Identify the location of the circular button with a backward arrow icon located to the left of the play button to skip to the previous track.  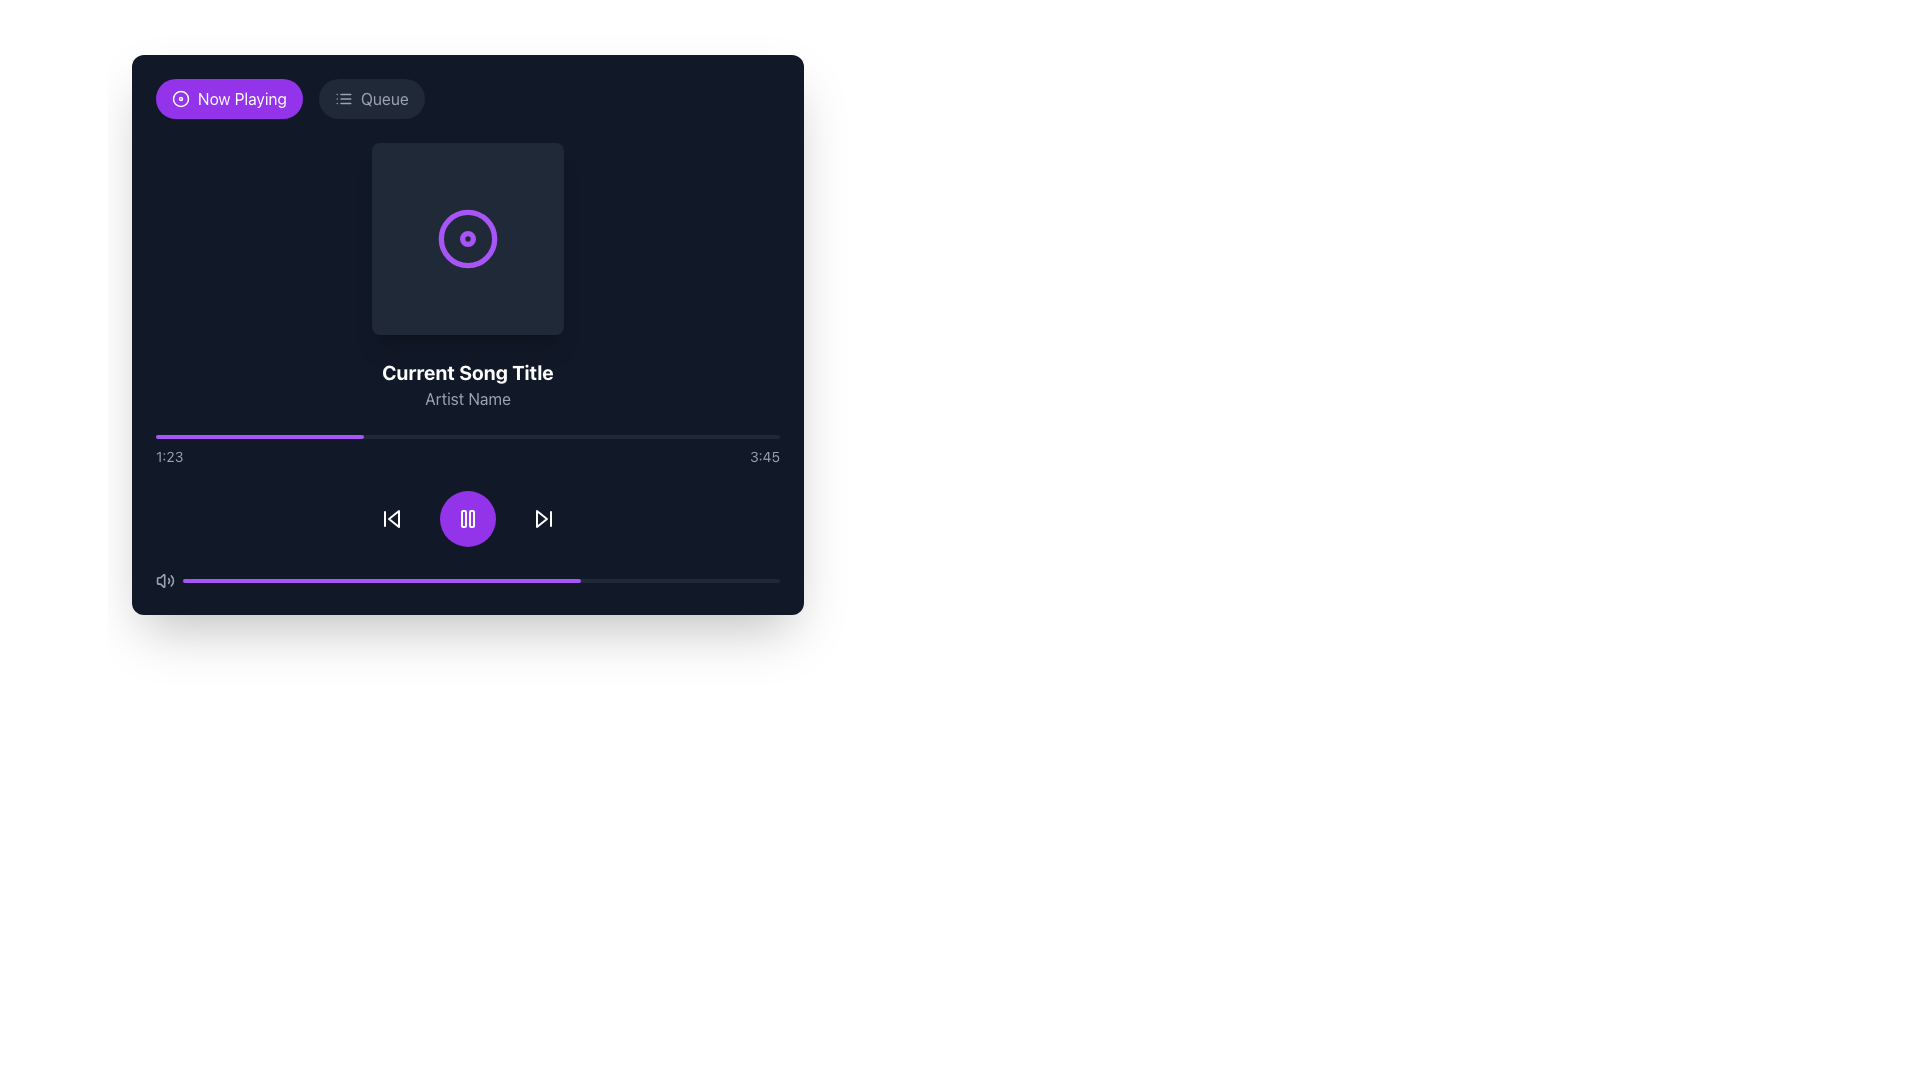
(392, 518).